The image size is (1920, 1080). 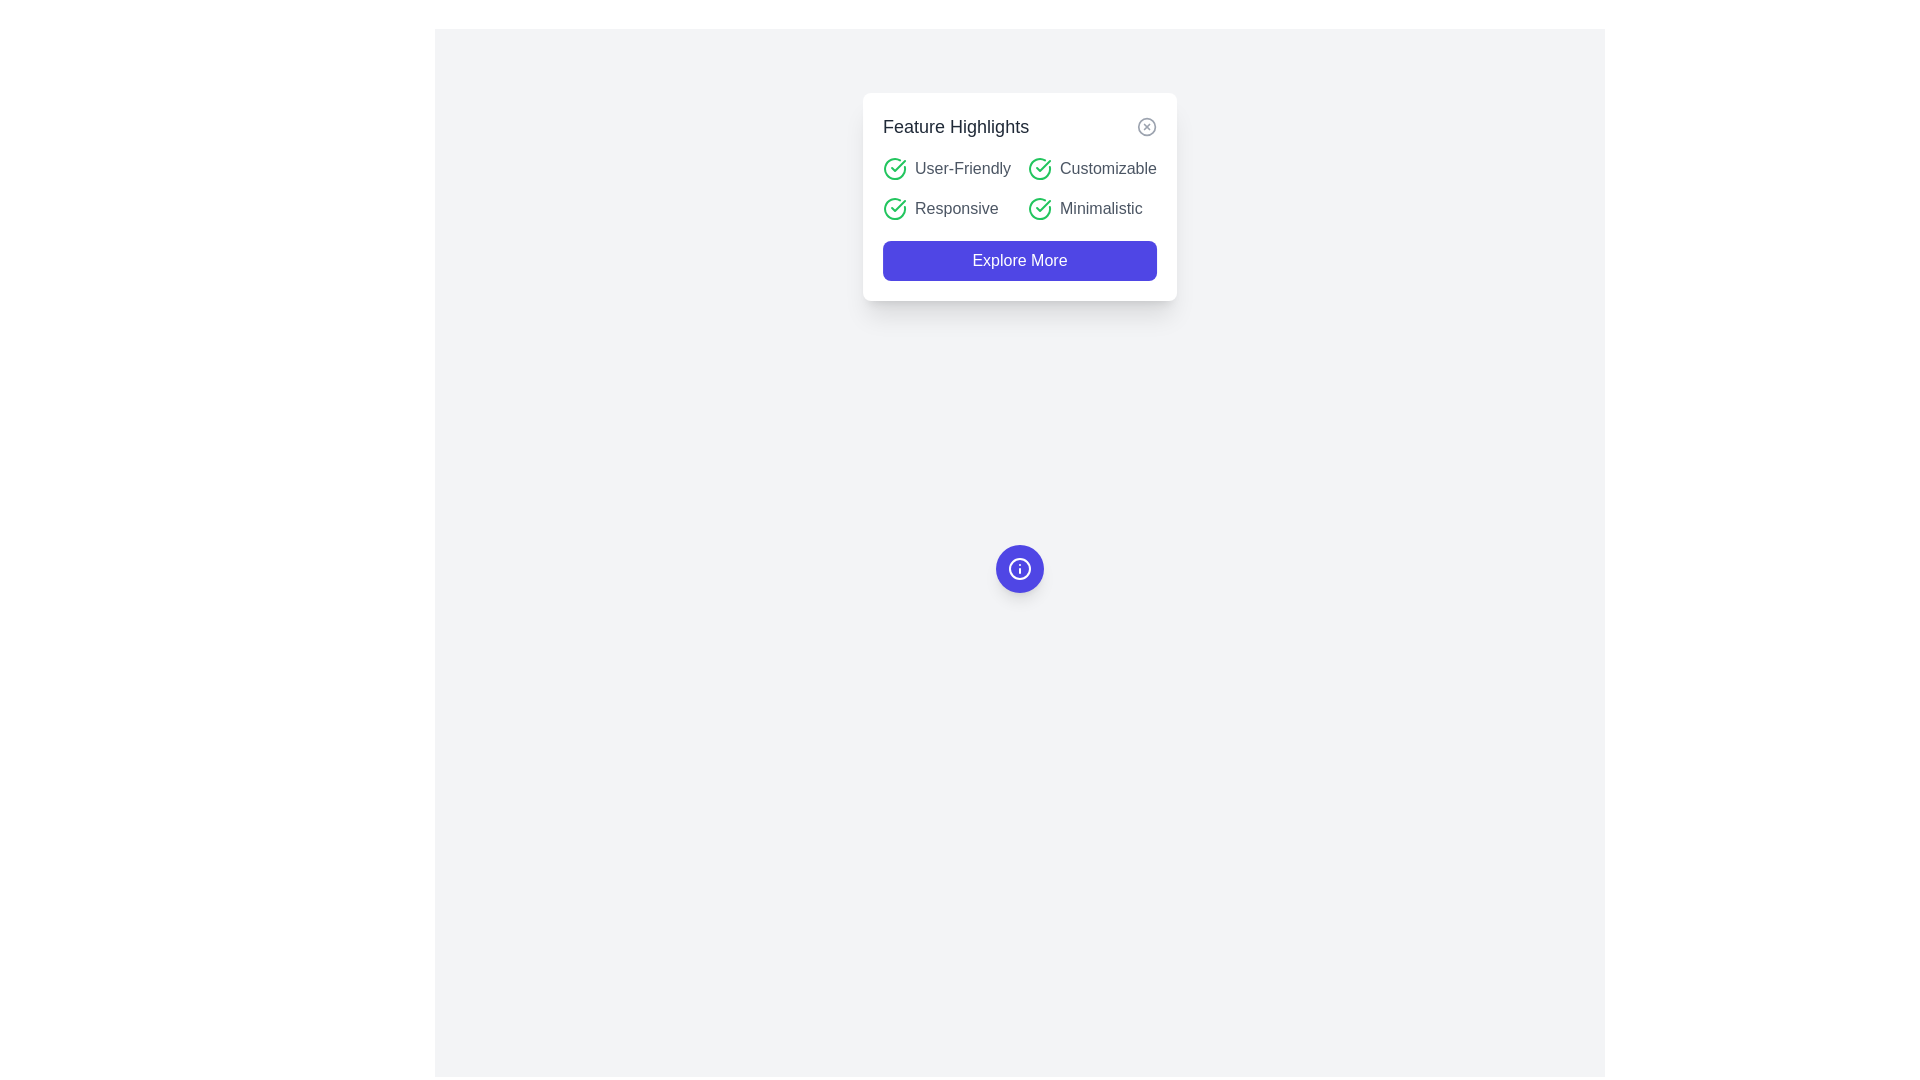 I want to click on the second checkmark graphic icon indicating the 'Responsive' feature in the 'Feature Highlights' section, so click(x=897, y=205).